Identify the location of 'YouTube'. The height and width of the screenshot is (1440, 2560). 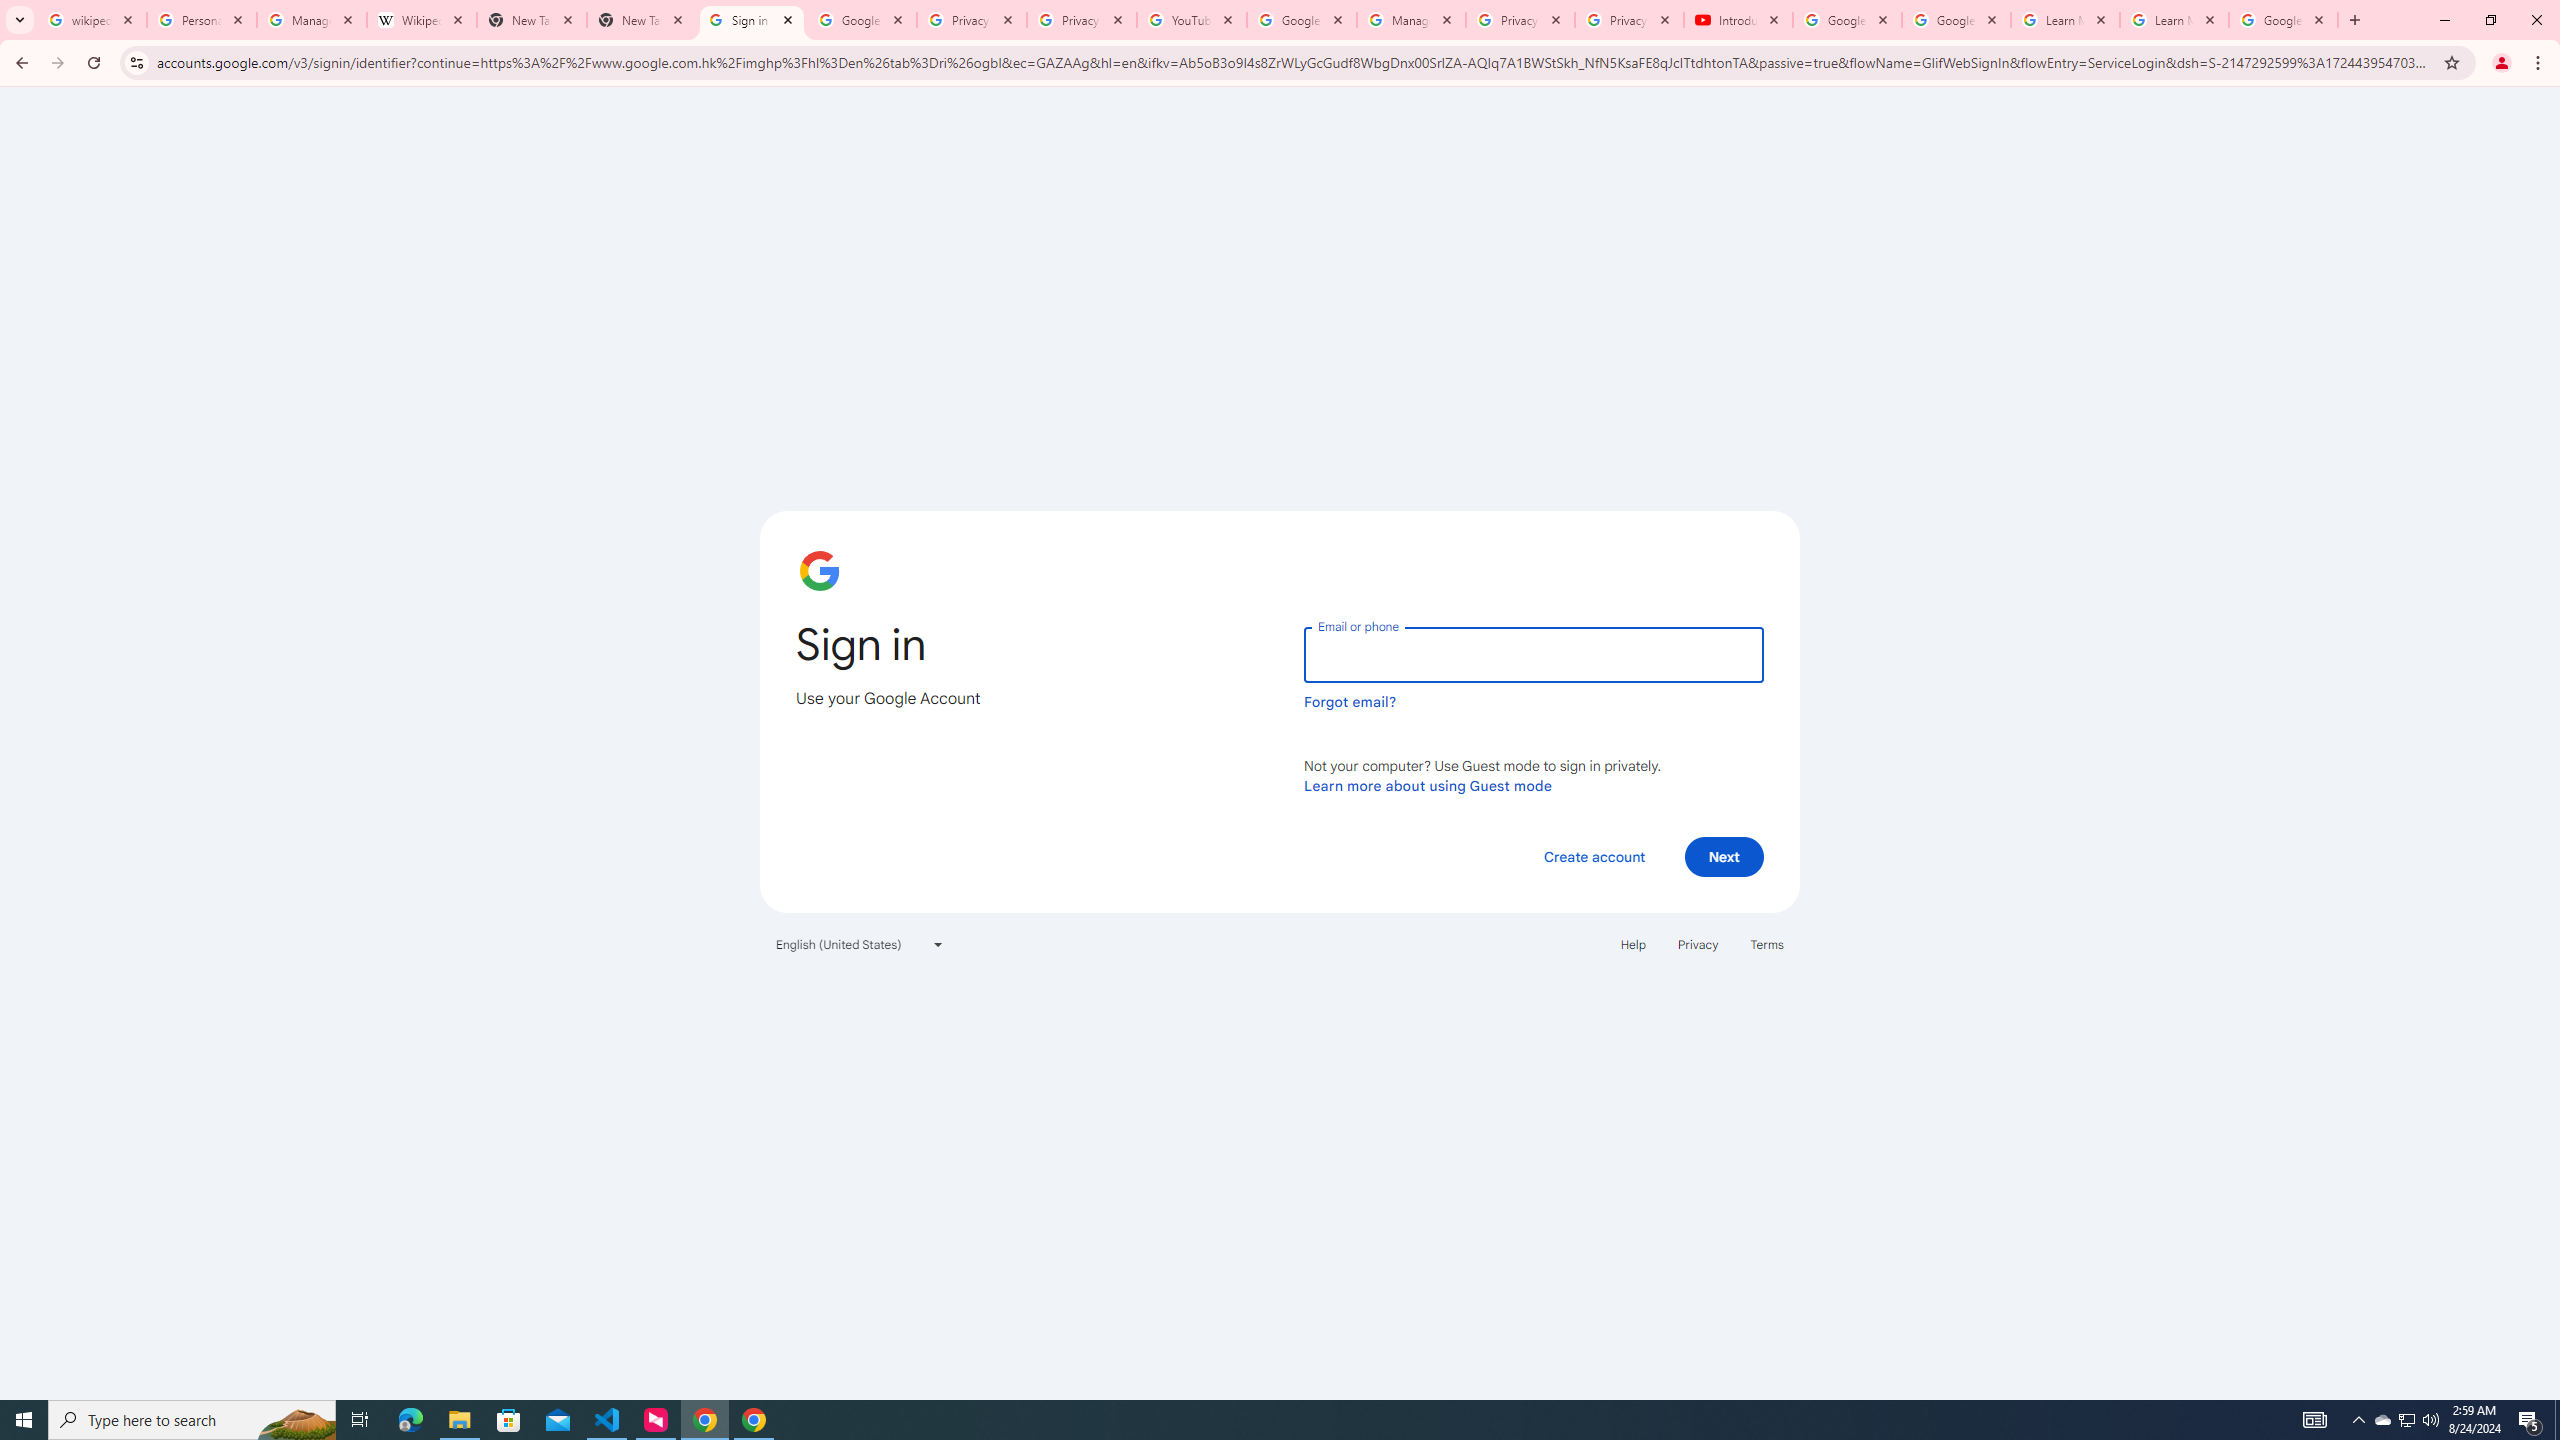
(1191, 19).